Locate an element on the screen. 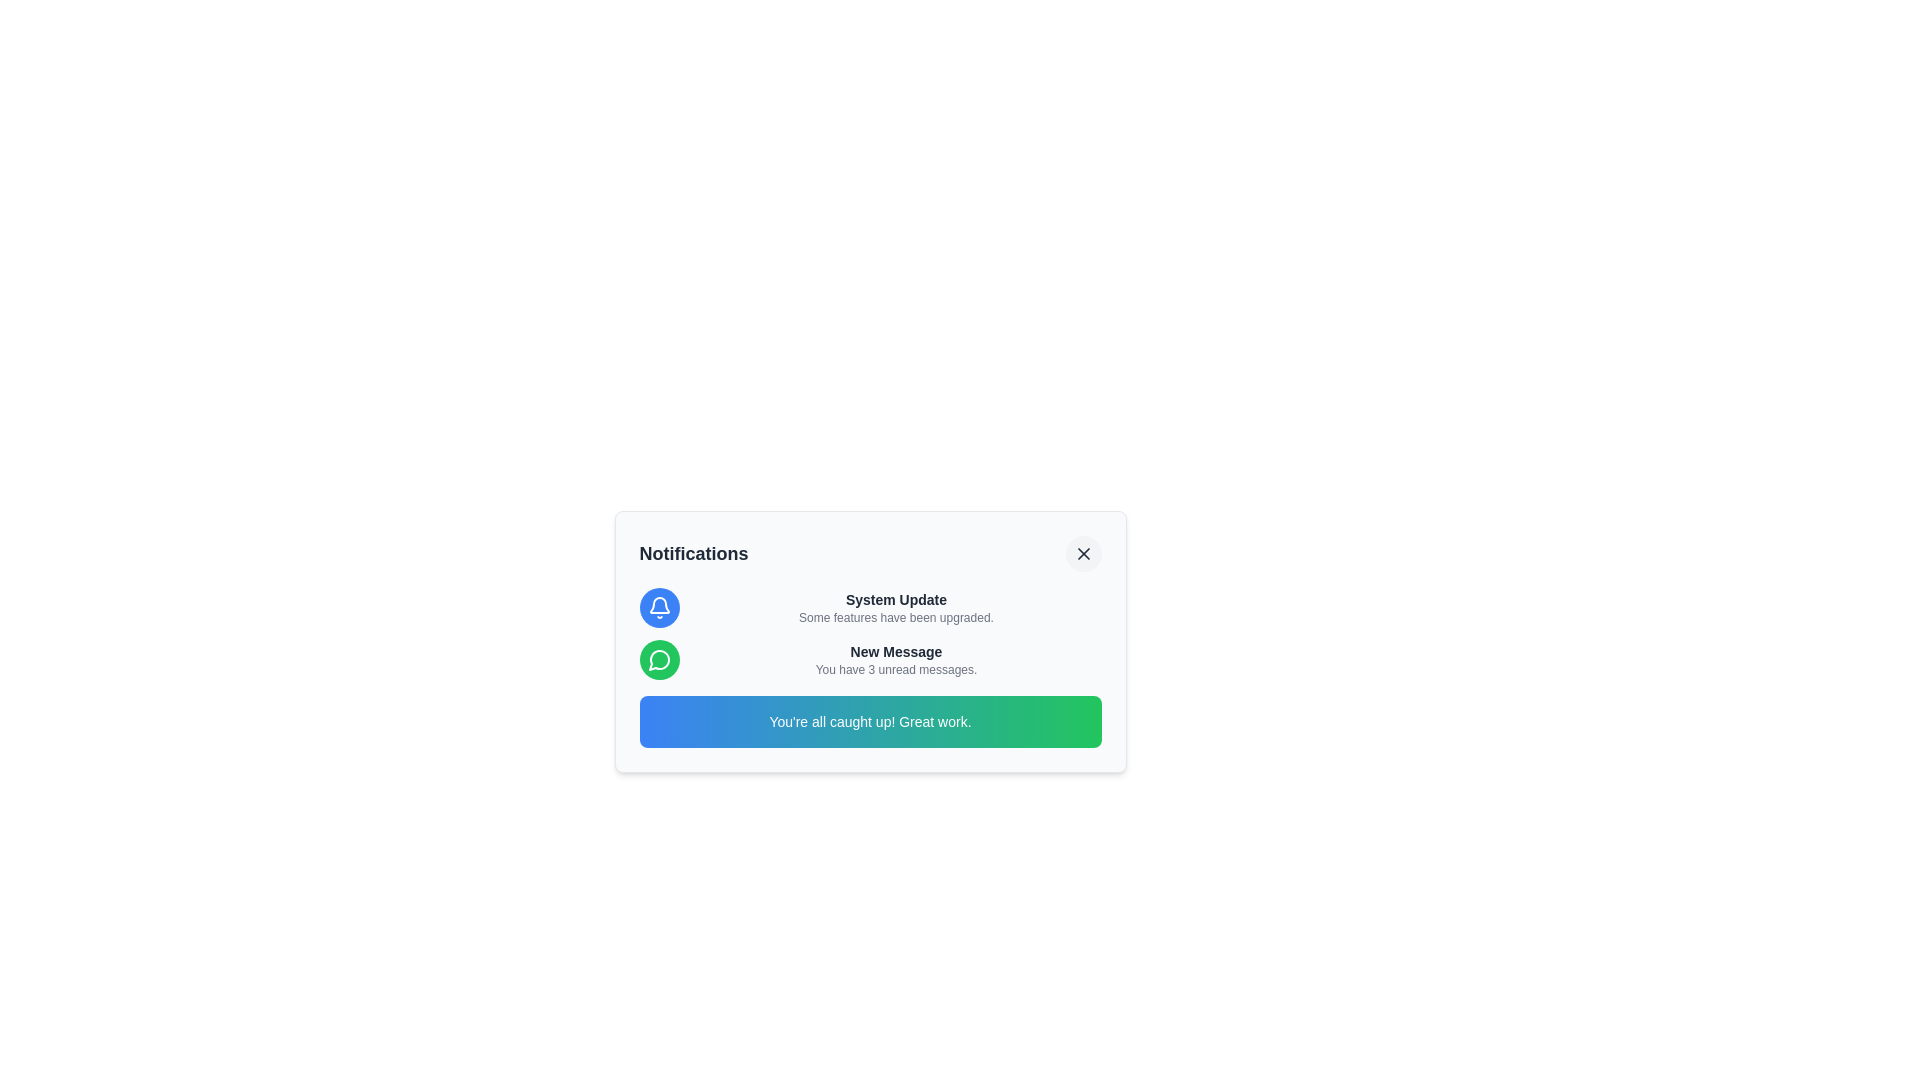 The height and width of the screenshot is (1080, 1920). congratulatory notification message displayed at the center of the gradient rectangular block near the bottom of the notification card is located at coordinates (870, 721).